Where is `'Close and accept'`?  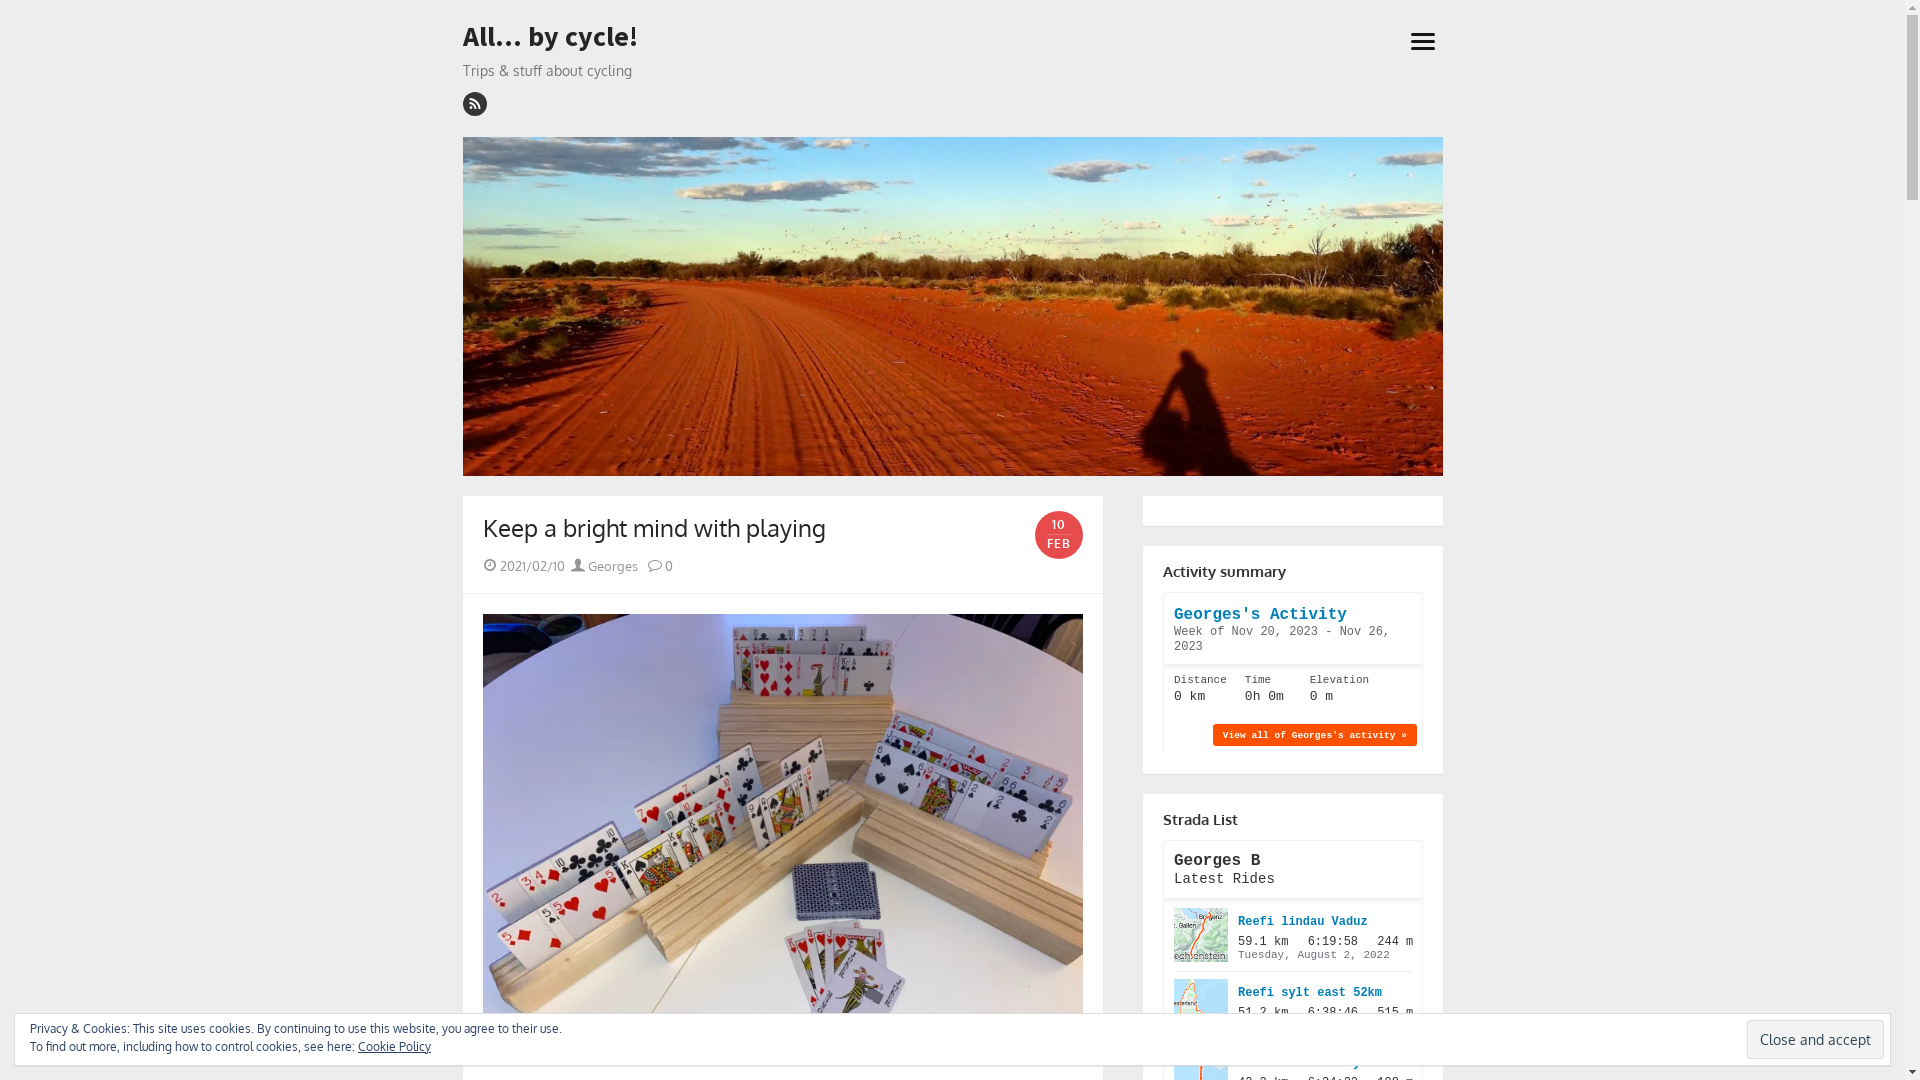
'Close and accept' is located at coordinates (1815, 1038).